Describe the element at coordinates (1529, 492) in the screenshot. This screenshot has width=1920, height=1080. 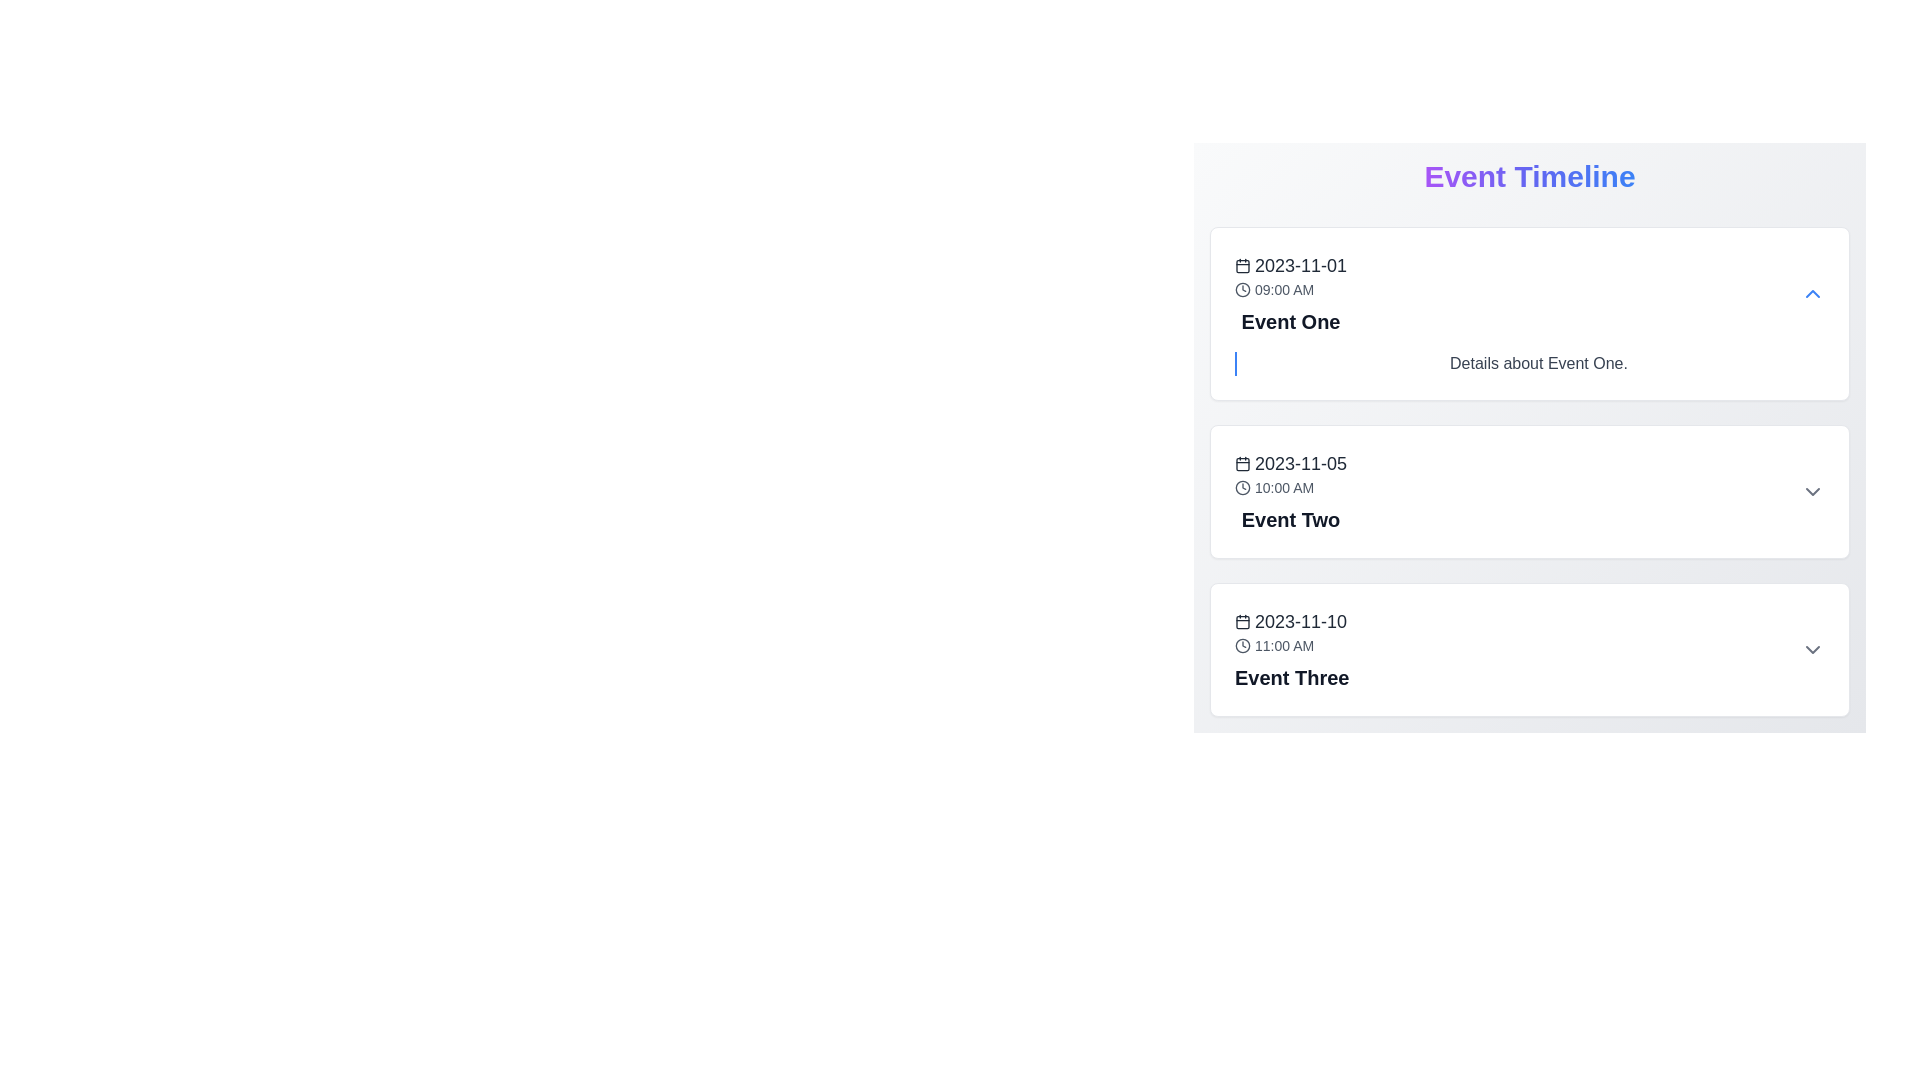
I see `the event card titled 'Event Two' dated '2023-11-05 10:00 AM'` at that location.